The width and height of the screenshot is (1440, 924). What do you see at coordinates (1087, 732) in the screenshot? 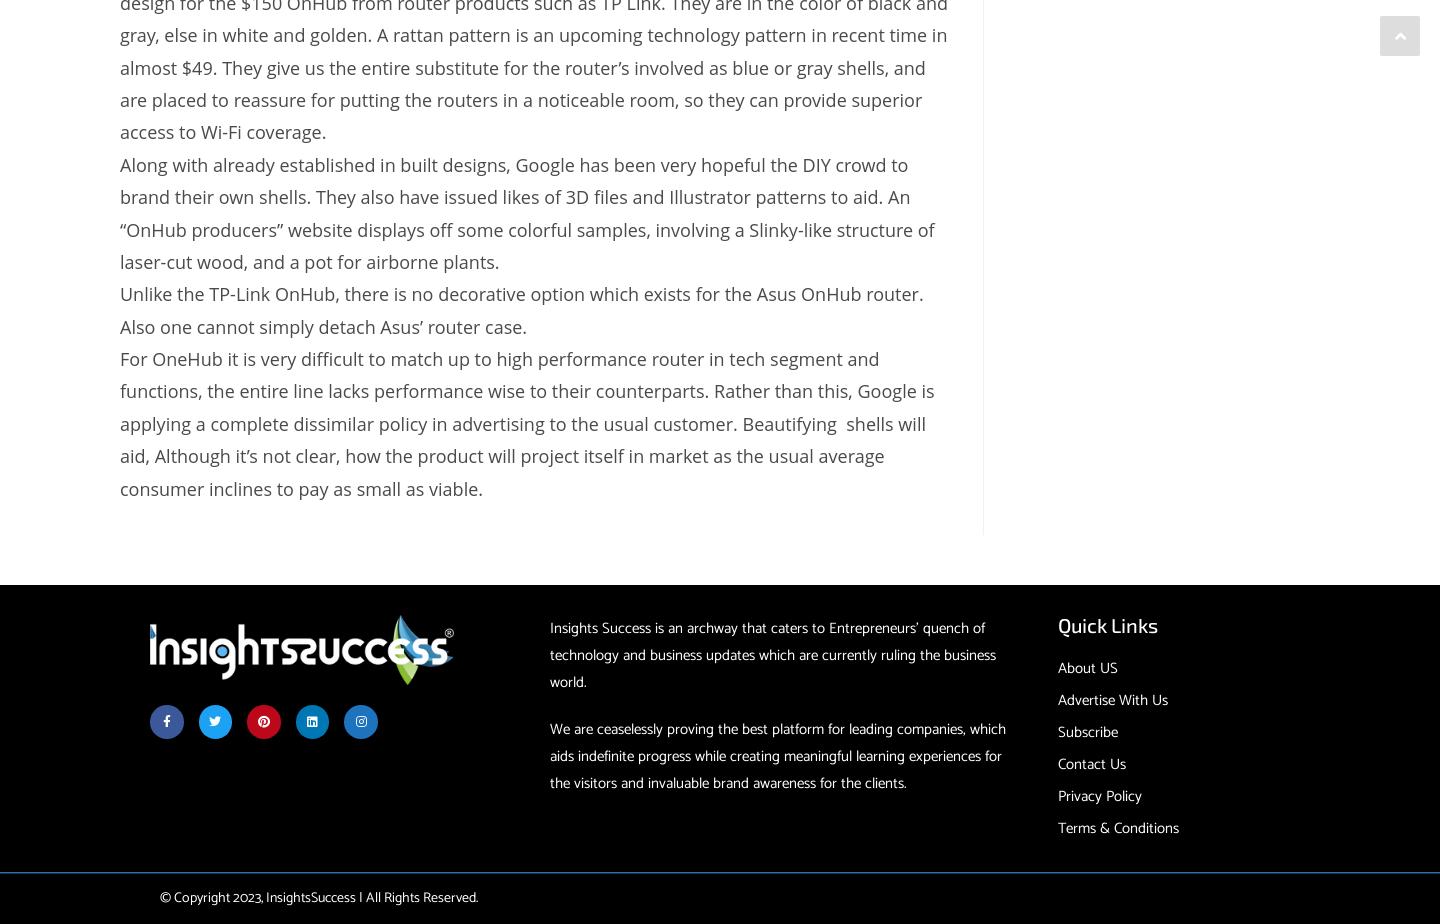
I see `'Subscribe'` at bounding box center [1087, 732].